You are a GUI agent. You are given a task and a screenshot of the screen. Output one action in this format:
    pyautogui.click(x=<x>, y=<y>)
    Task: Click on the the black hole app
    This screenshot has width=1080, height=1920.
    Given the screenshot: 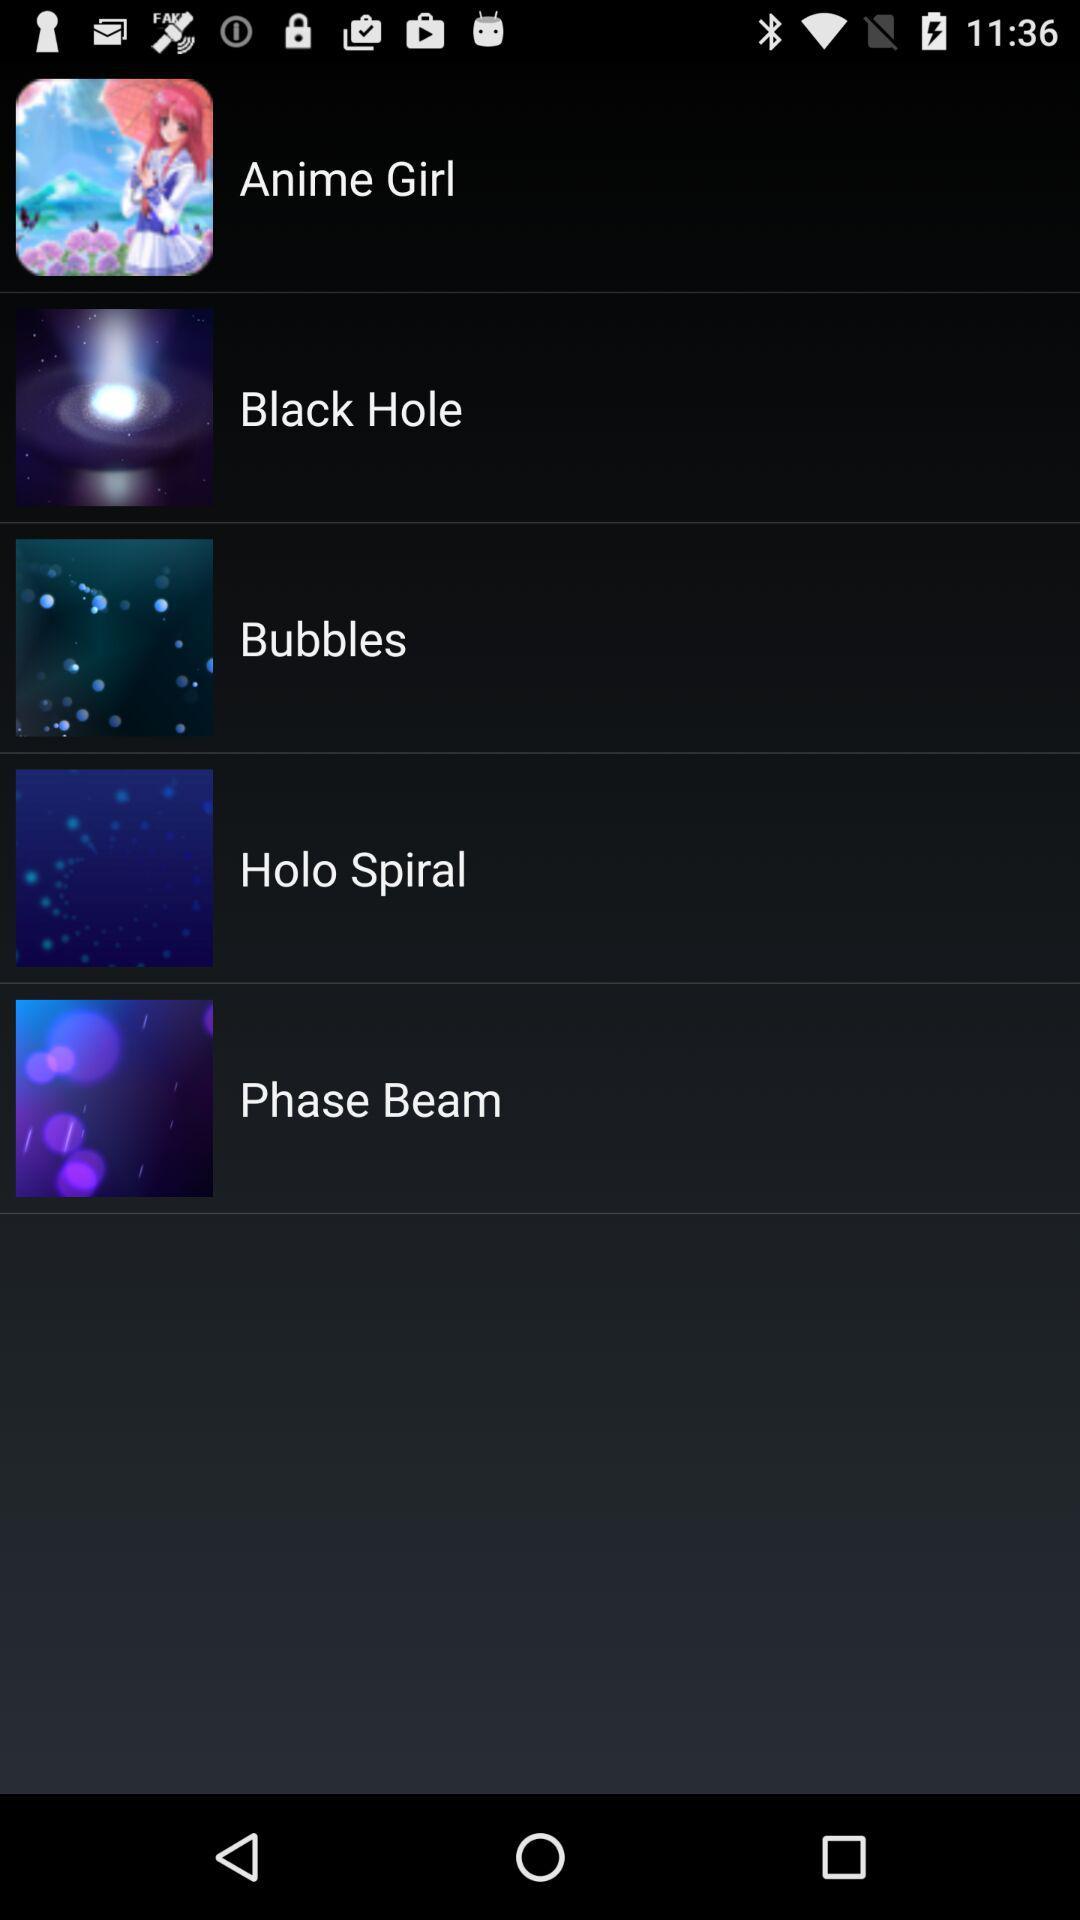 What is the action you would take?
    pyautogui.click(x=350, y=406)
    